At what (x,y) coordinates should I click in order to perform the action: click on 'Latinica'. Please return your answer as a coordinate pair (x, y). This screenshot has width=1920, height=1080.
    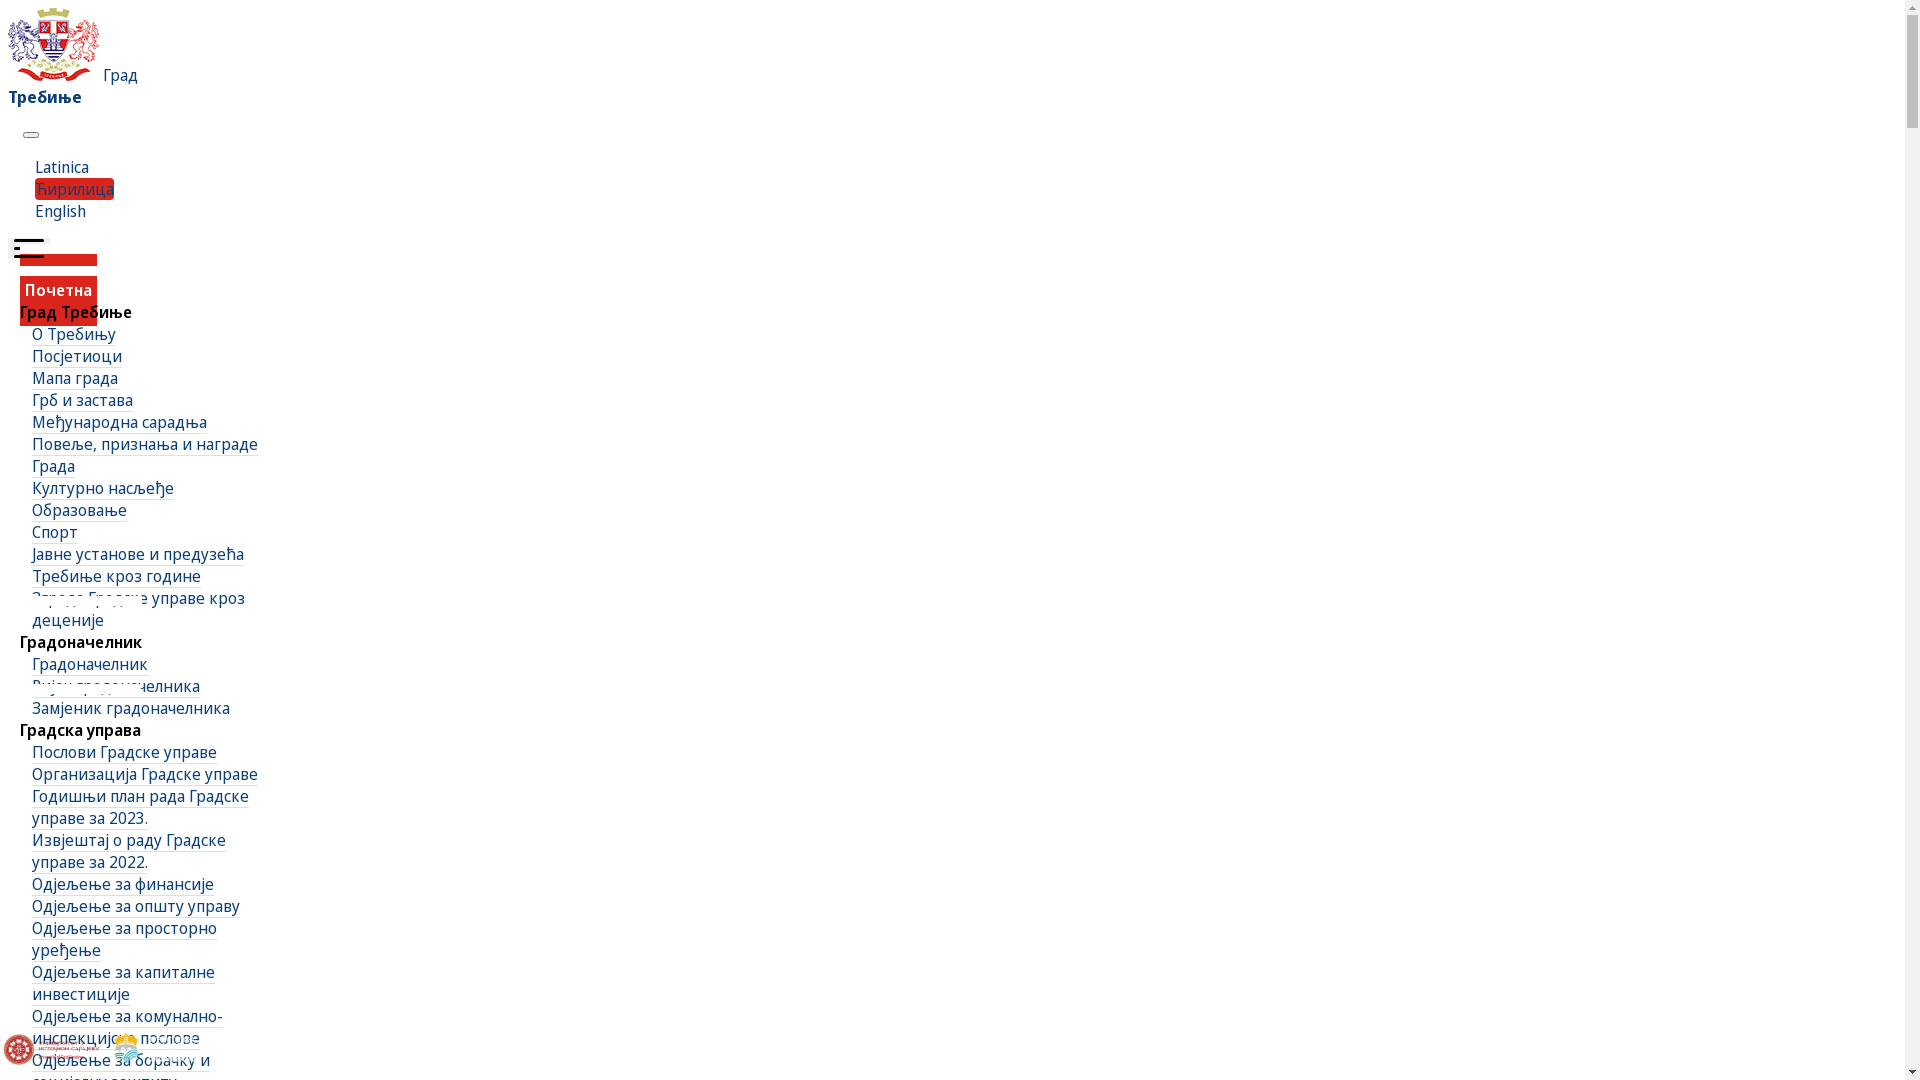
    Looking at the image, I should click on (62, 165).